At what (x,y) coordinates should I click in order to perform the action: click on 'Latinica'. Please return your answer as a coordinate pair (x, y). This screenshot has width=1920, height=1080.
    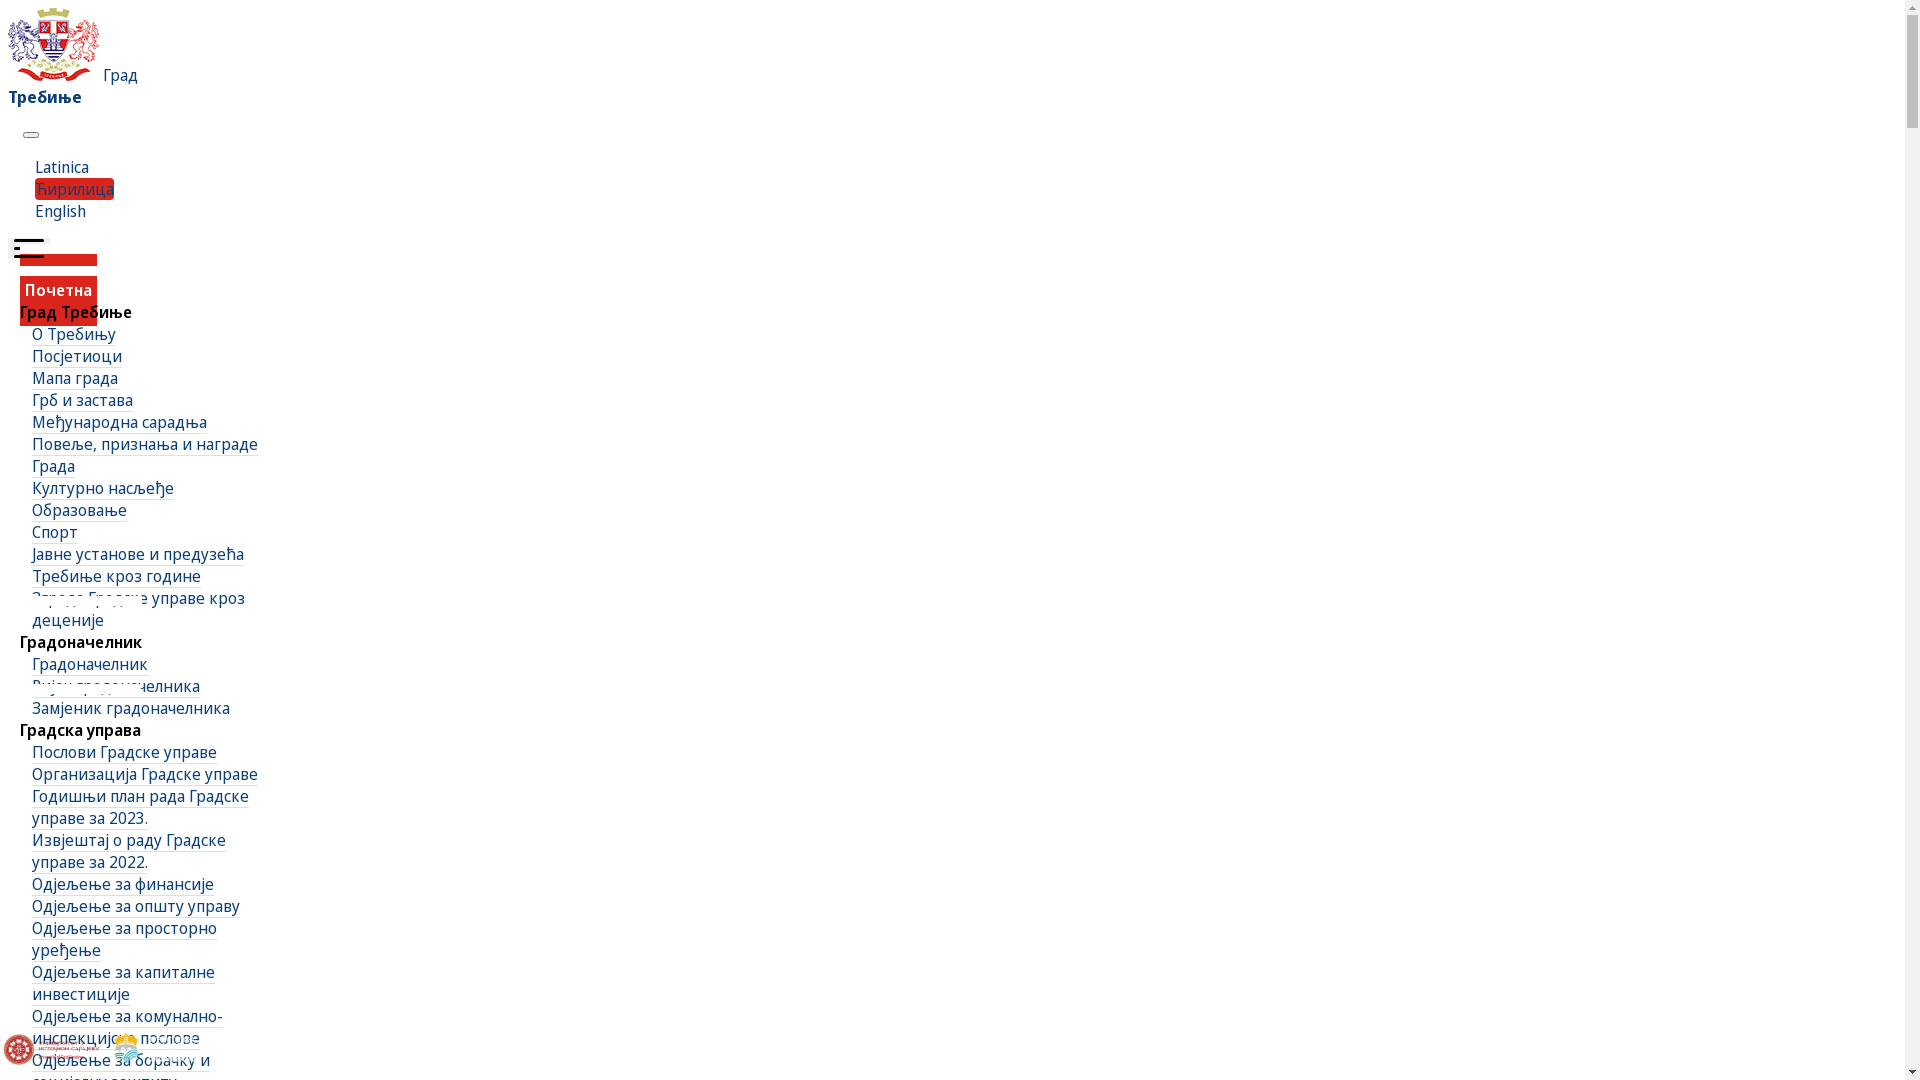
    Looking at the image, I should click on (62, 165).